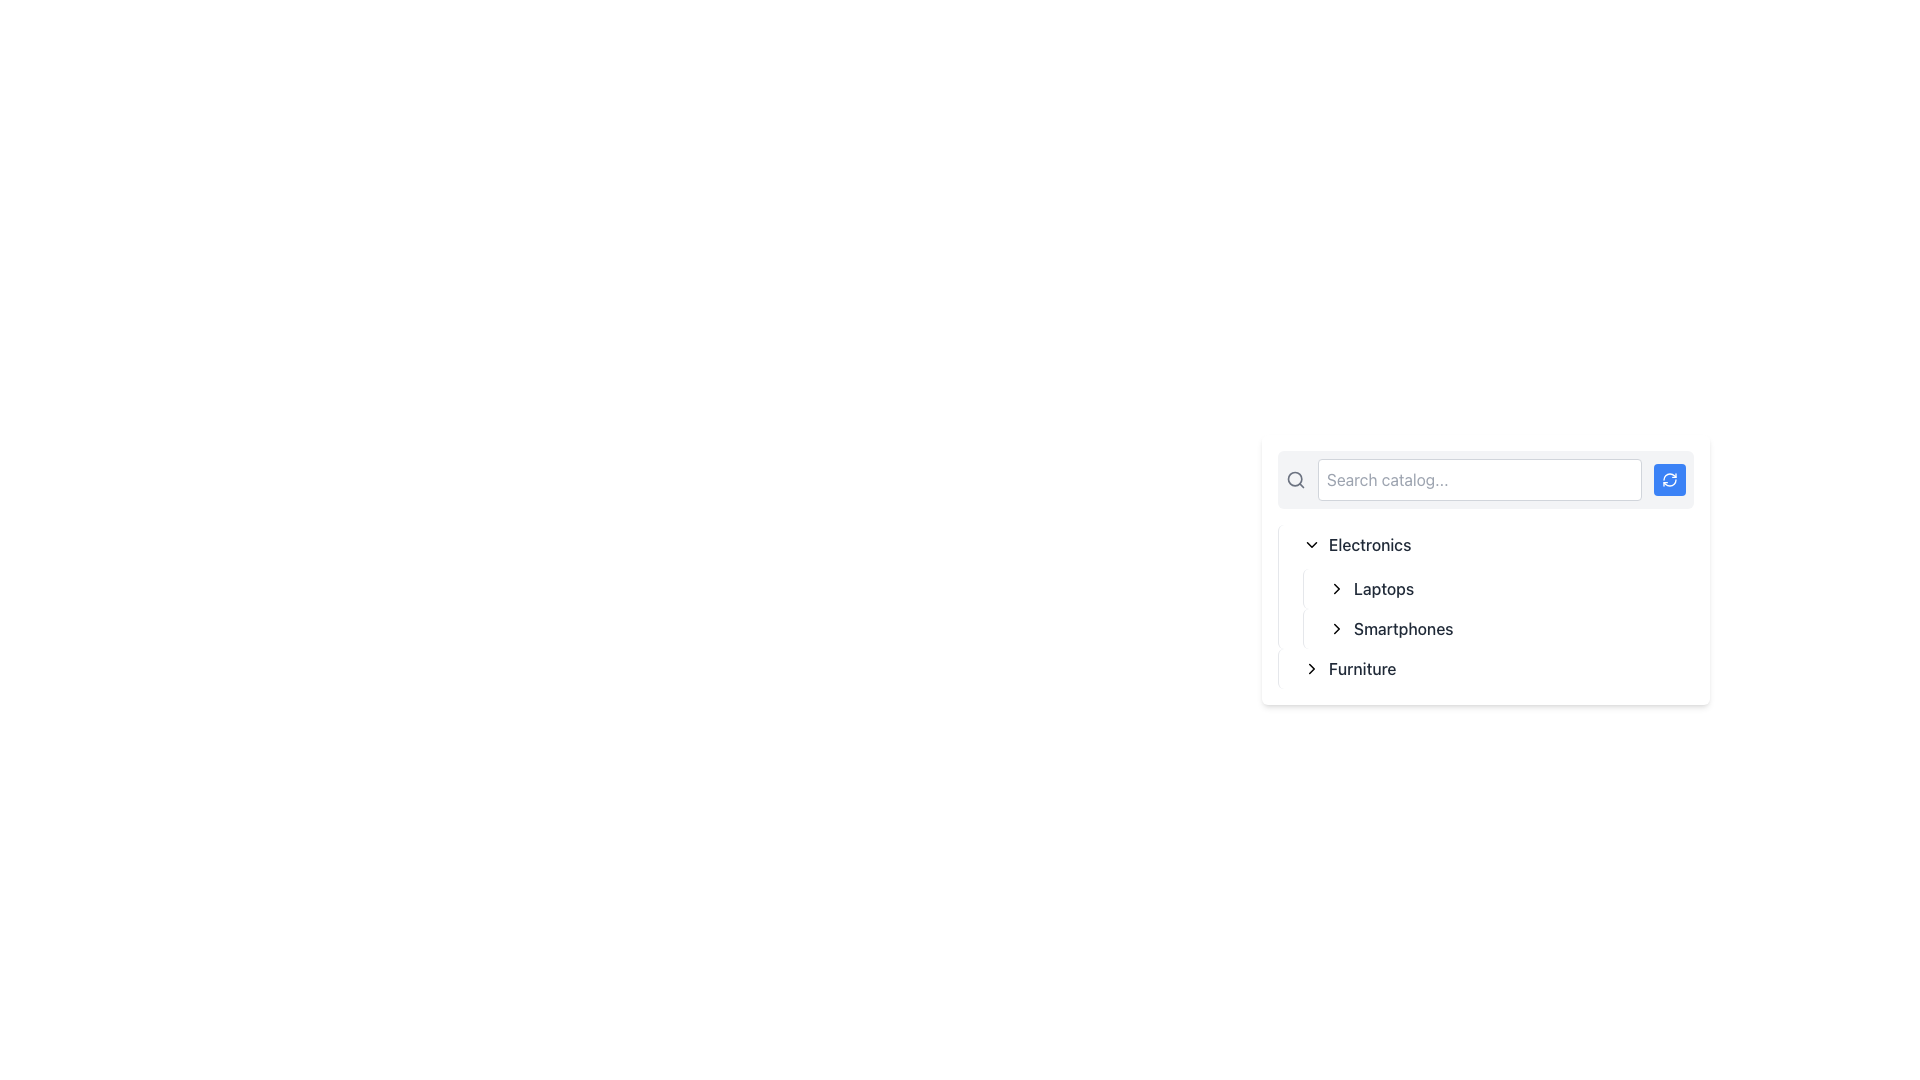 Image resolution: width=1920 pixels, height=1080 pixels. I want to click on the 'Smartphones' text label located in the right-side navigation panel under the 'Electronics' category, which is styled as a menu item, so click(1402, 627).